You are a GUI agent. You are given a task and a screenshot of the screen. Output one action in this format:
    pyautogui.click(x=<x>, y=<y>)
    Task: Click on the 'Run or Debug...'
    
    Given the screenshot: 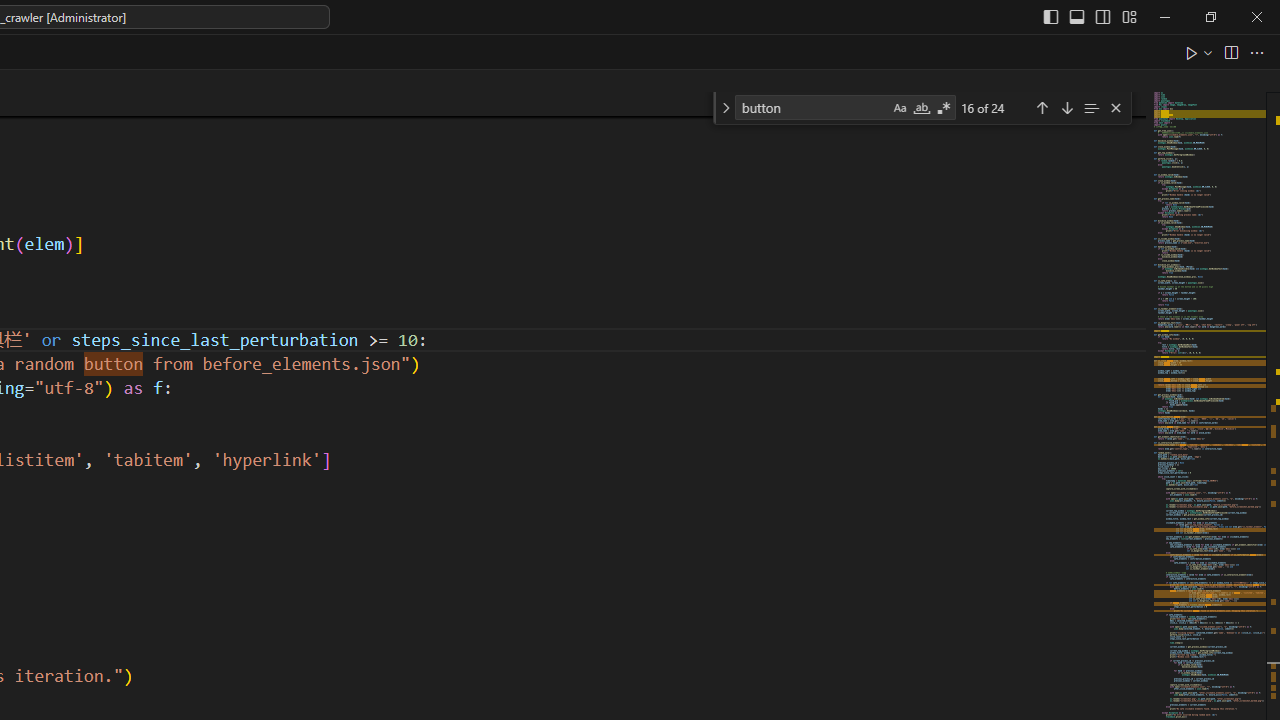 What is the action you would take?
    pyautogui.click(x=1207, y=51)
    